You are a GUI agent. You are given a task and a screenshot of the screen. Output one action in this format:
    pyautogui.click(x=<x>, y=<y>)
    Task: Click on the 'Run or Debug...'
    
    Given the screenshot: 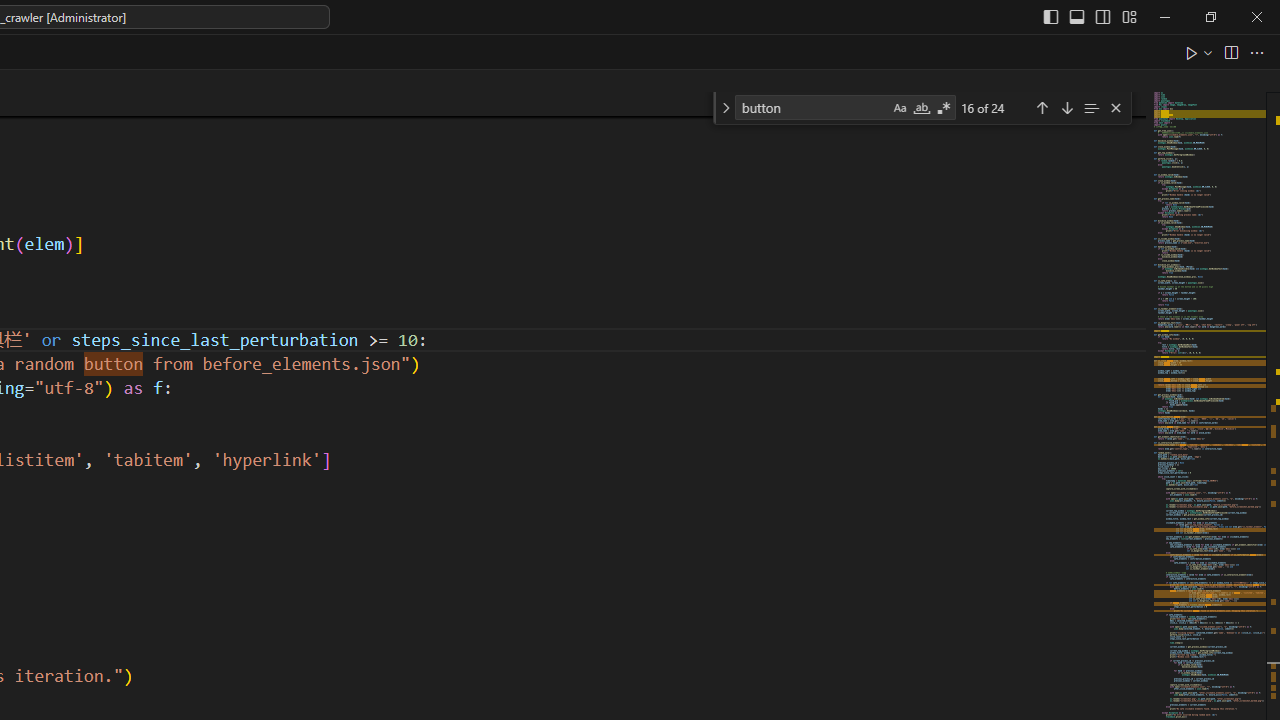 What is the action you would take?
    pyautogui.click(x=1207, y=51)
    